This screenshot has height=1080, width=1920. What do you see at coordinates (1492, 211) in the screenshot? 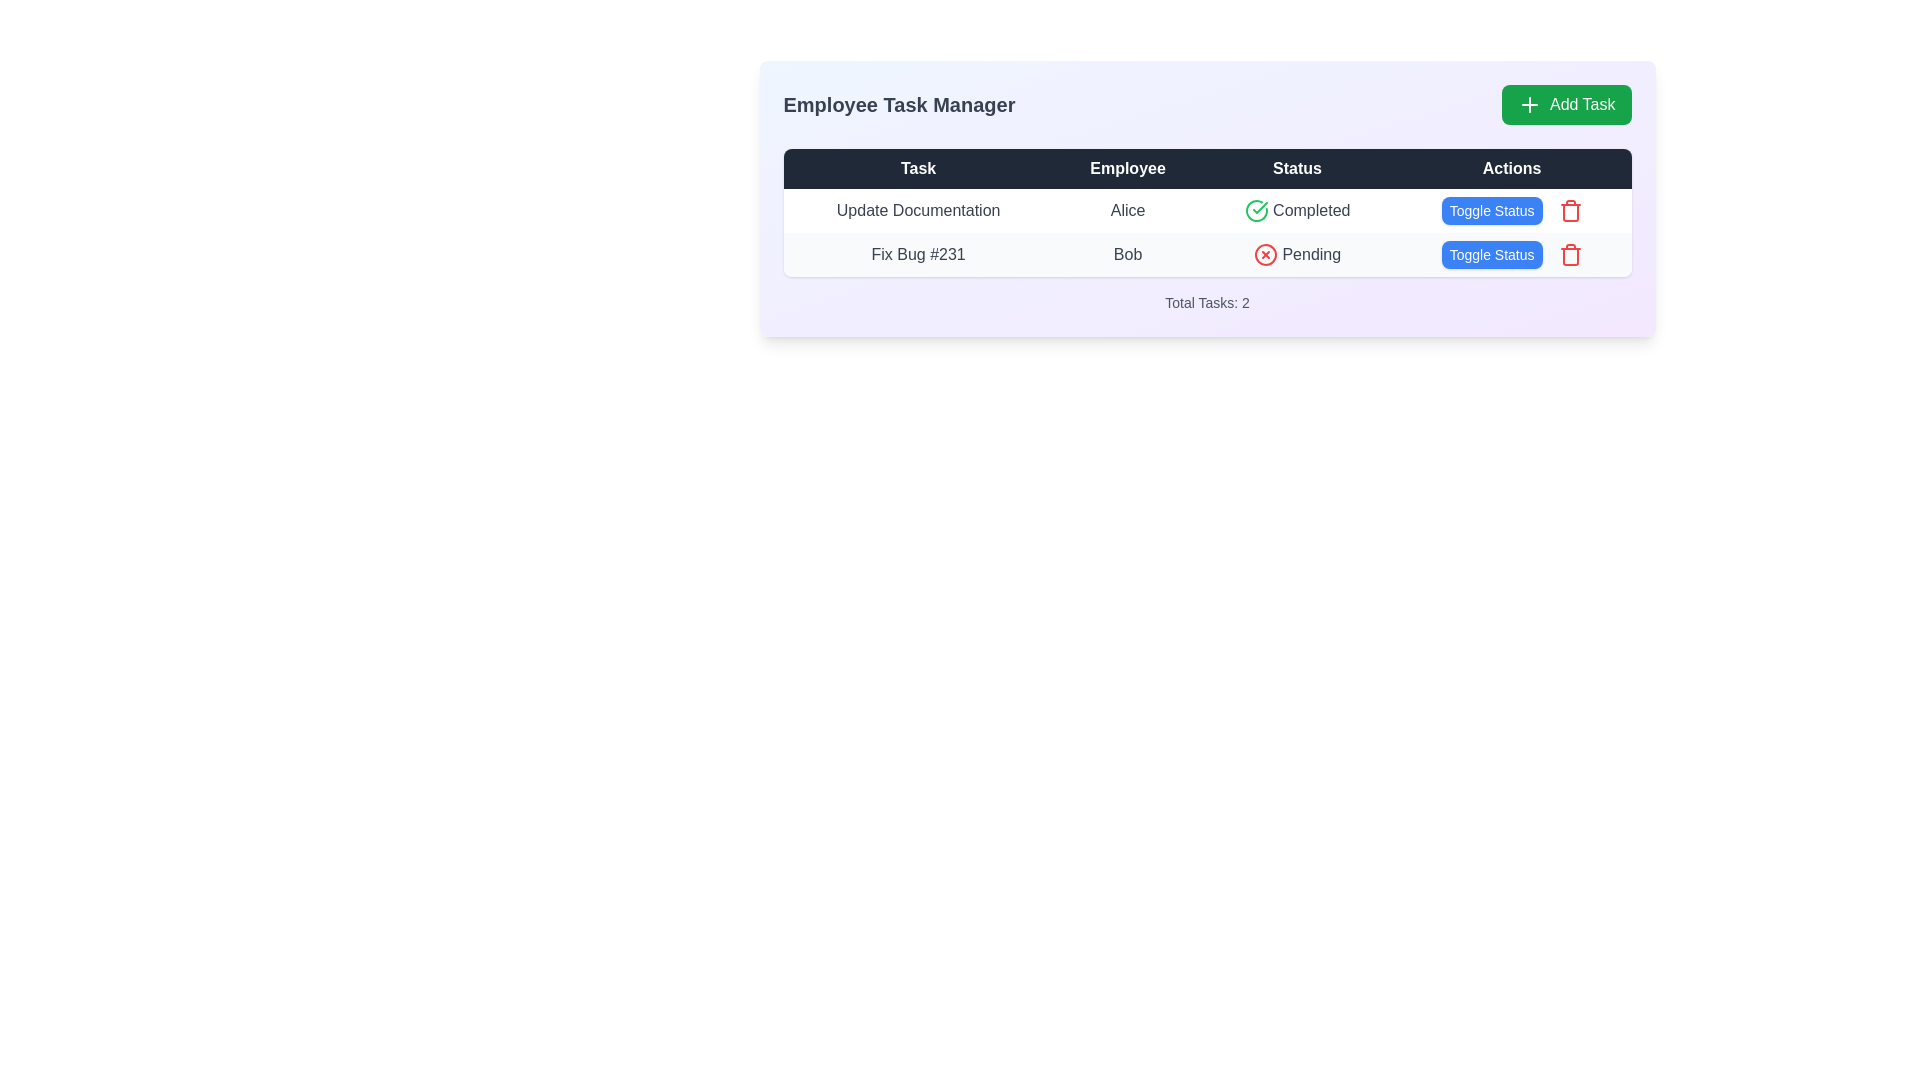
I see `the task status toggle button located to the left of the red trash icon in the 'Actions' column to enable keyboard interaction` at bounding box center [1492, 211].